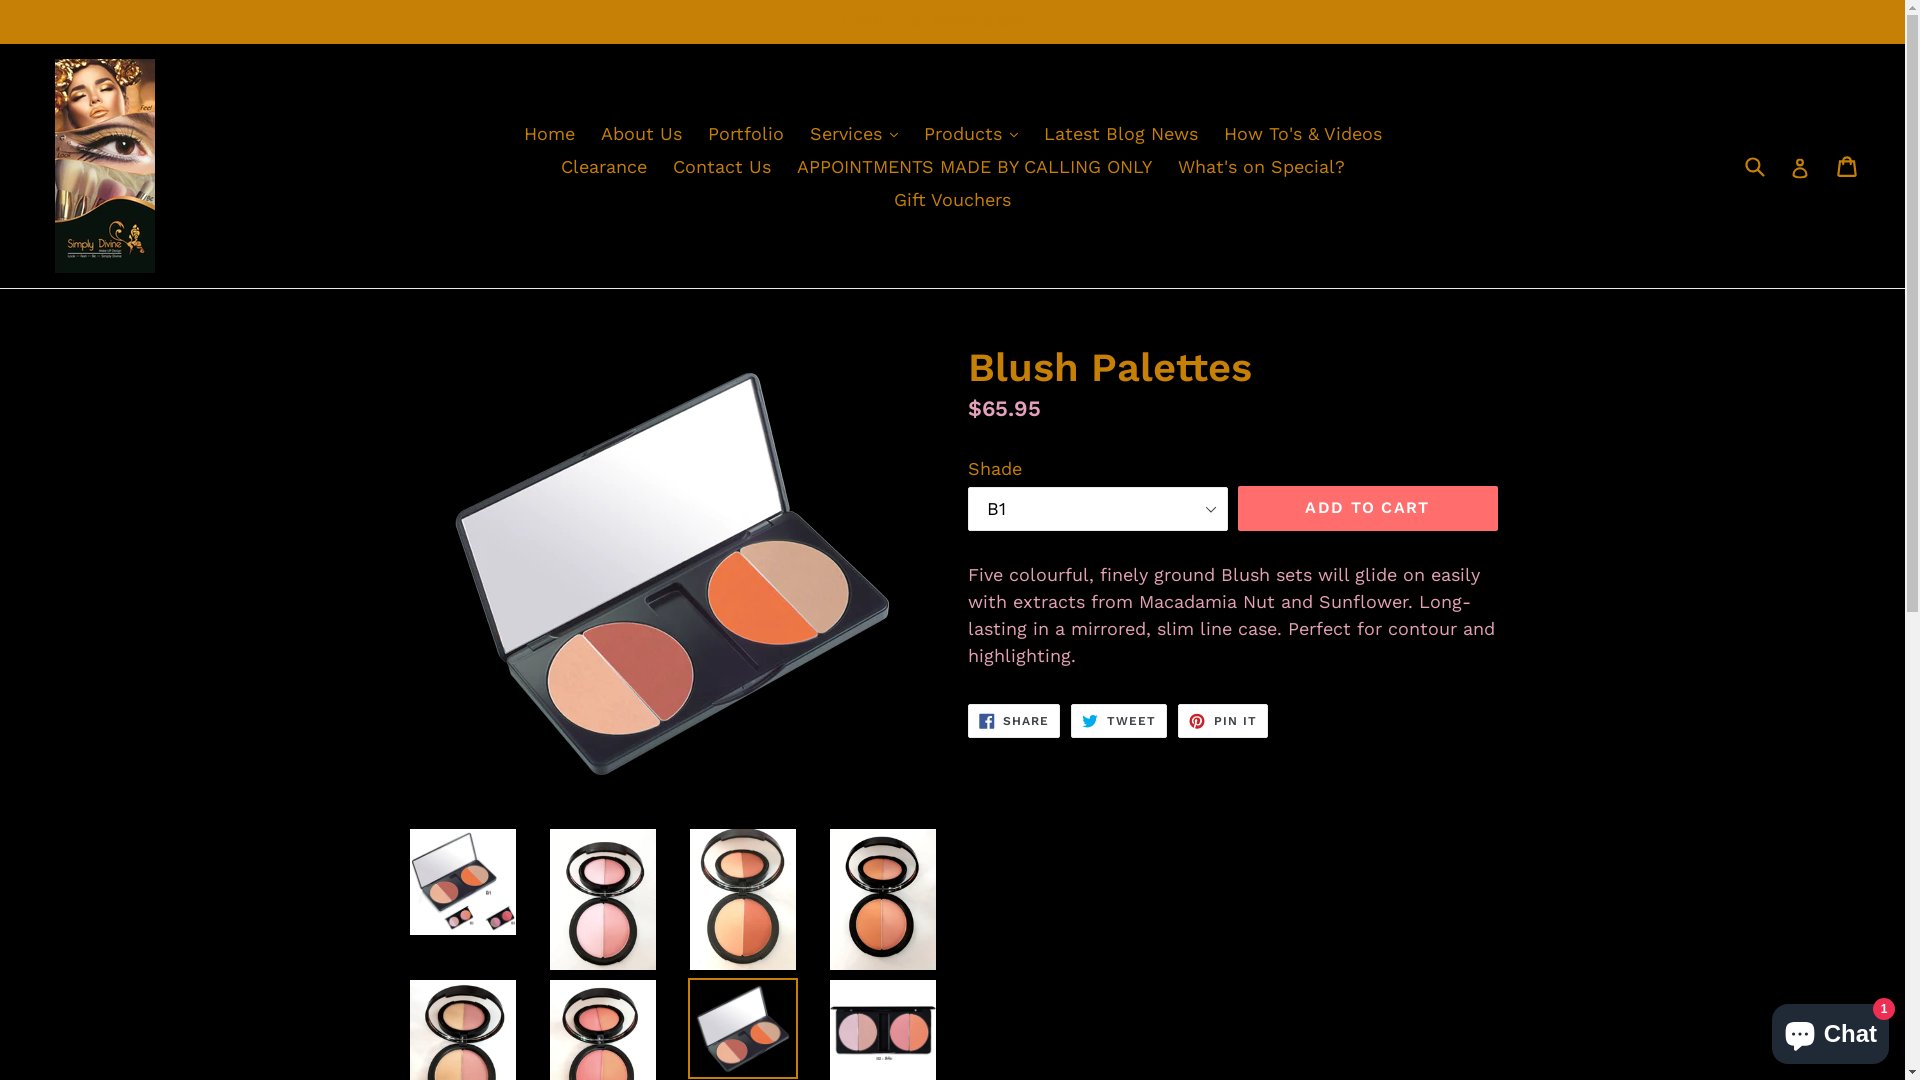 This screenshot has height=1080, width=1920. I want to click on 'What's on Special?', so click(1260, 165).